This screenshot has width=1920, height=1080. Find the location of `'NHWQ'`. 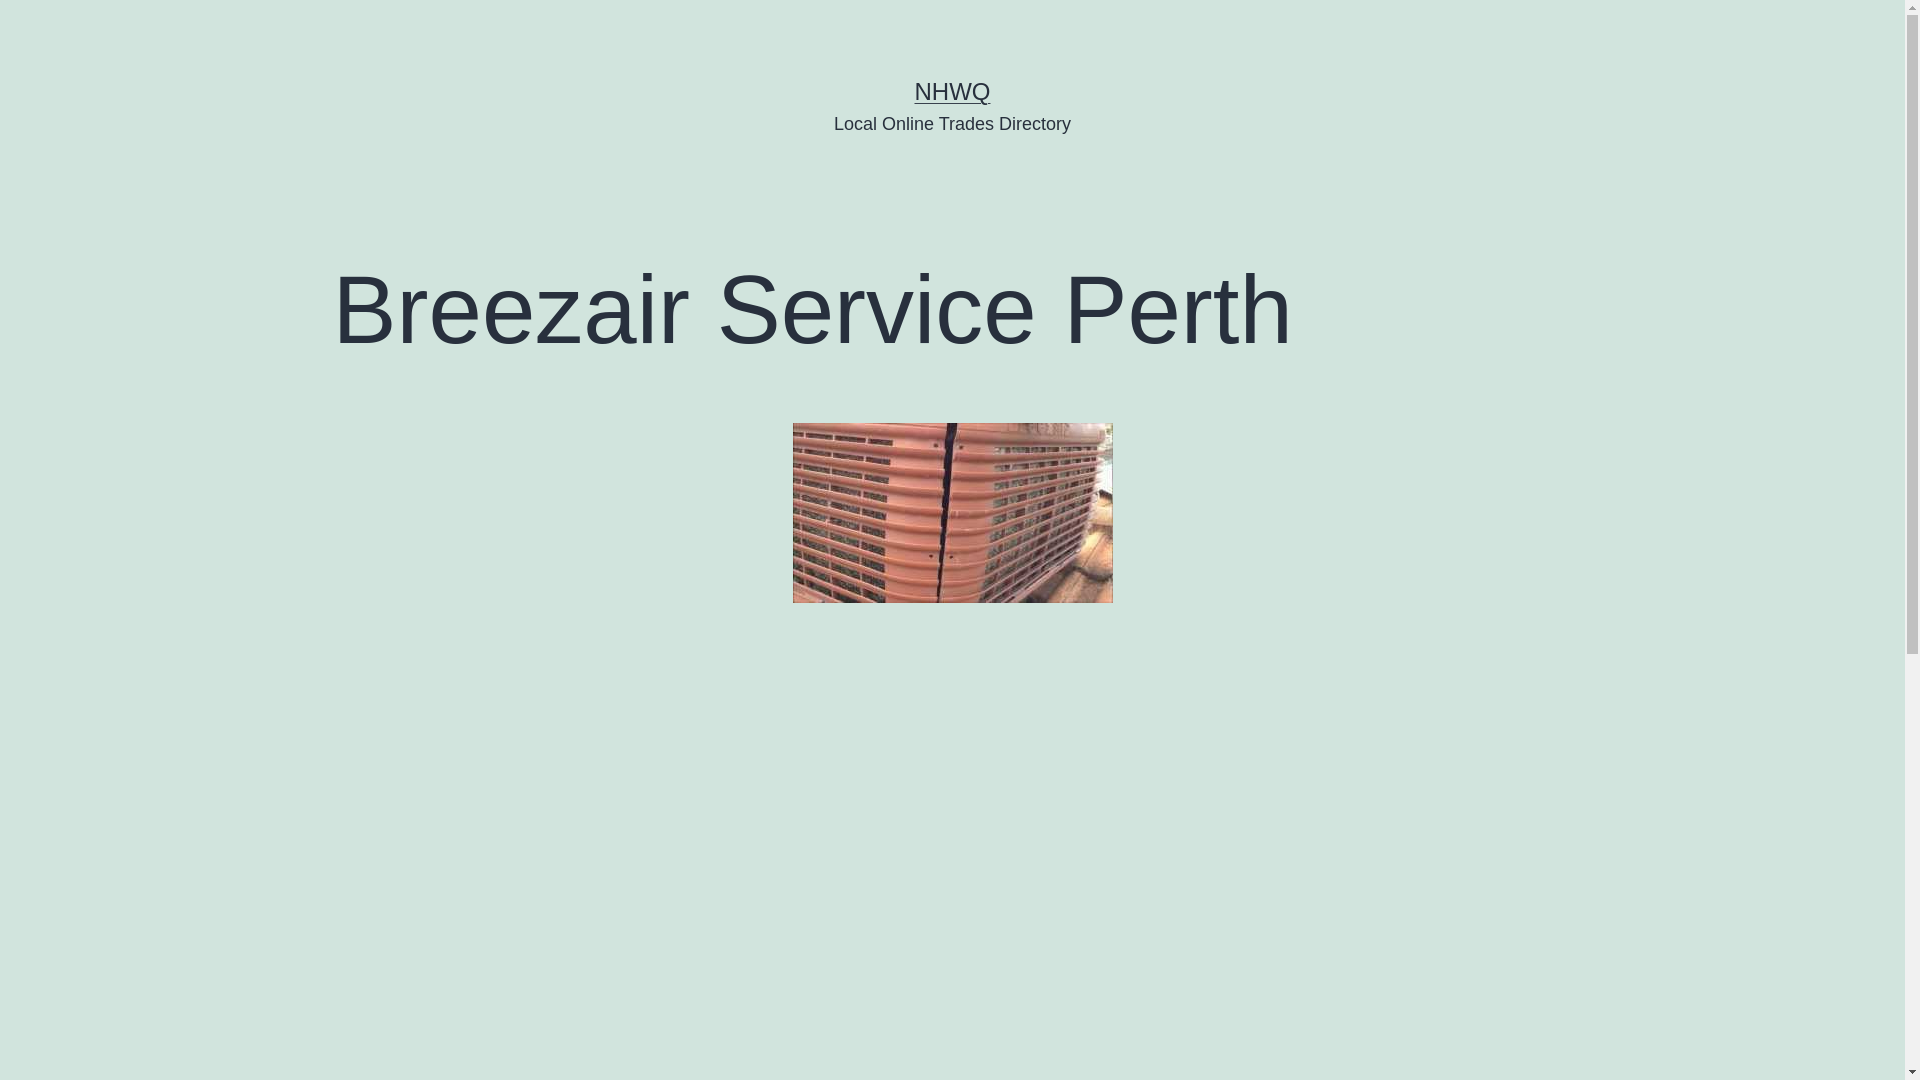

'NHWQ' is located at coordinates (950, 91).